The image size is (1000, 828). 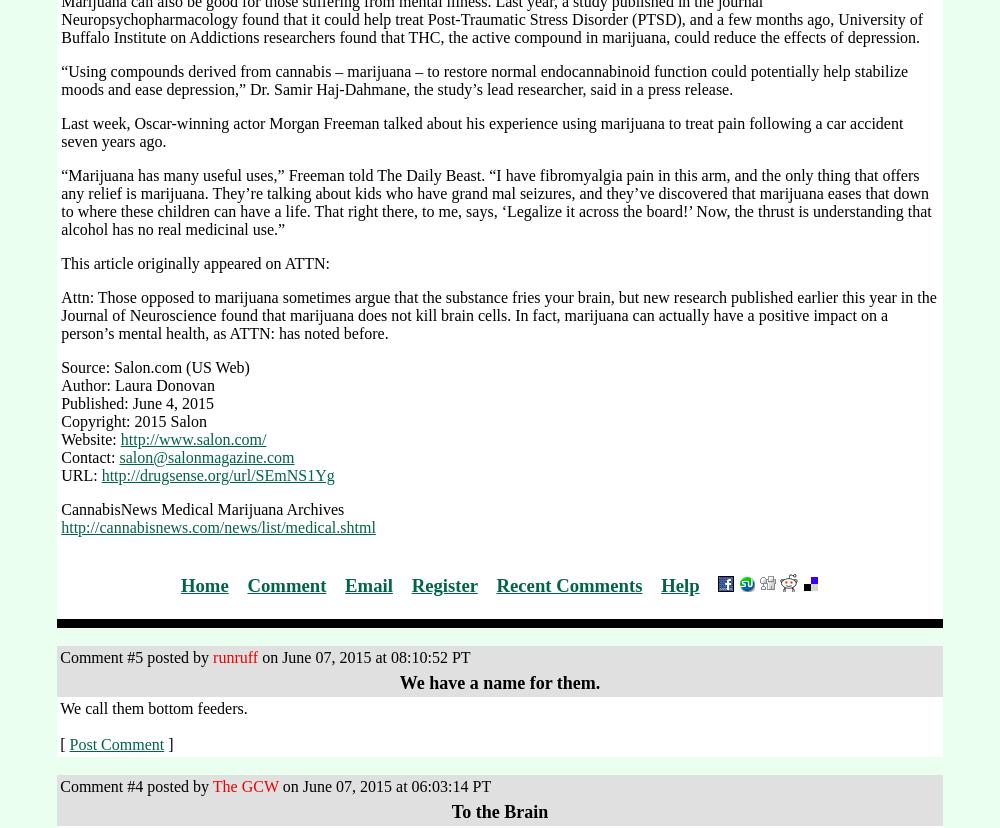 What do you see at coordinates (118, 456) in the screenshot?
I see `'salon@salonmagazine.com'` at bounding box center [118, 456].